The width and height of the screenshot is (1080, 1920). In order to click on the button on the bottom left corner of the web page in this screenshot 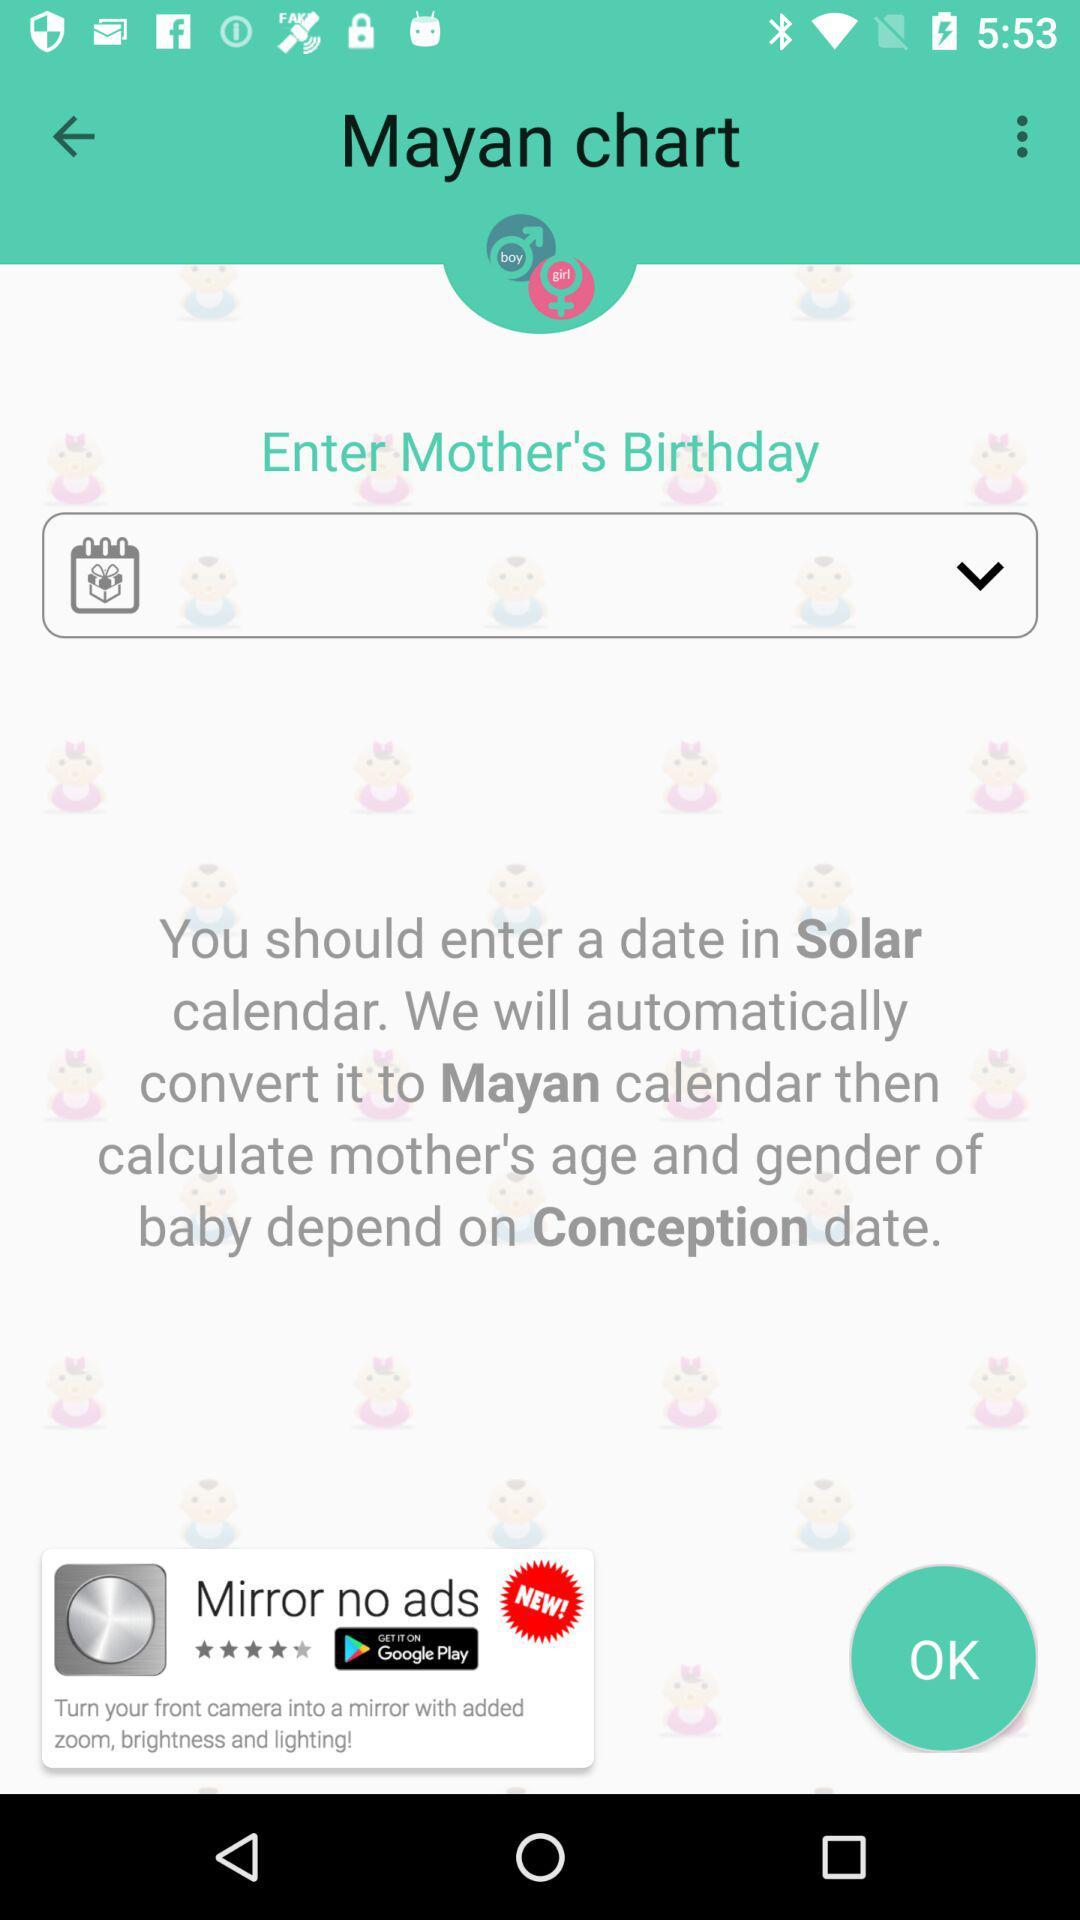, I will do `click(291, 1658)`.